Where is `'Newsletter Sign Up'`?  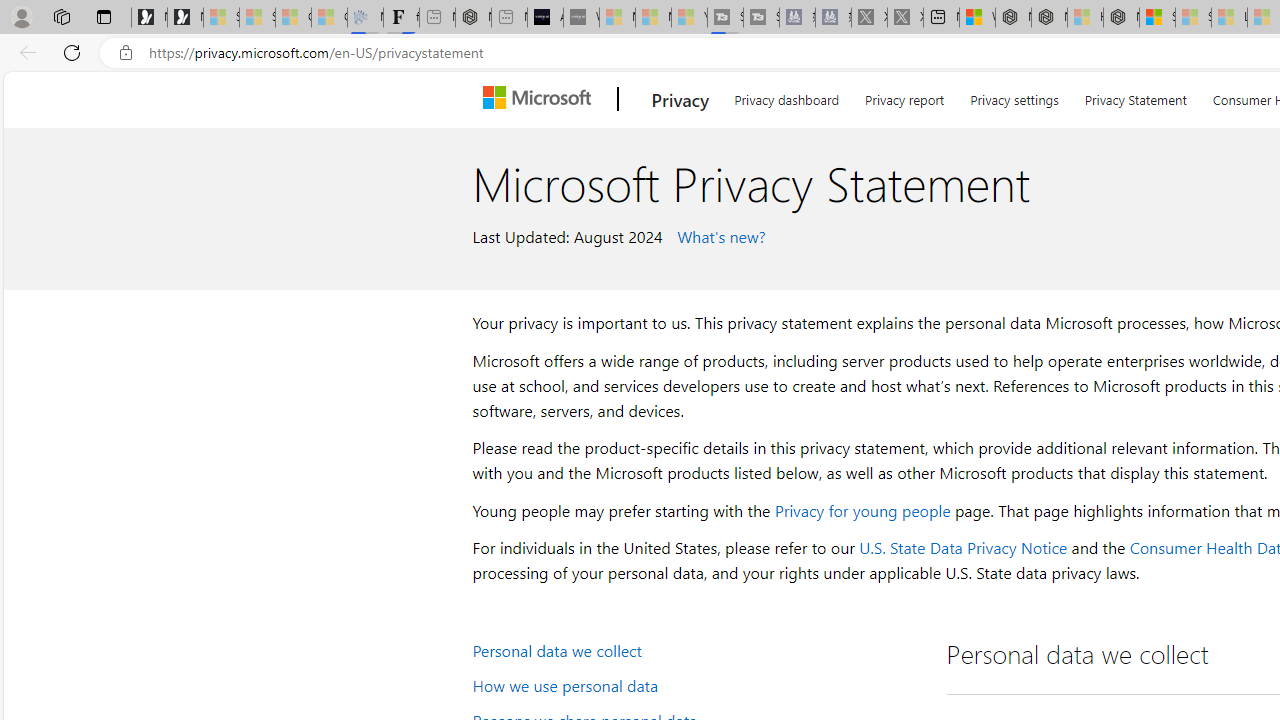 'Newsletter Sign Up' is located at coordinates (185, 17).